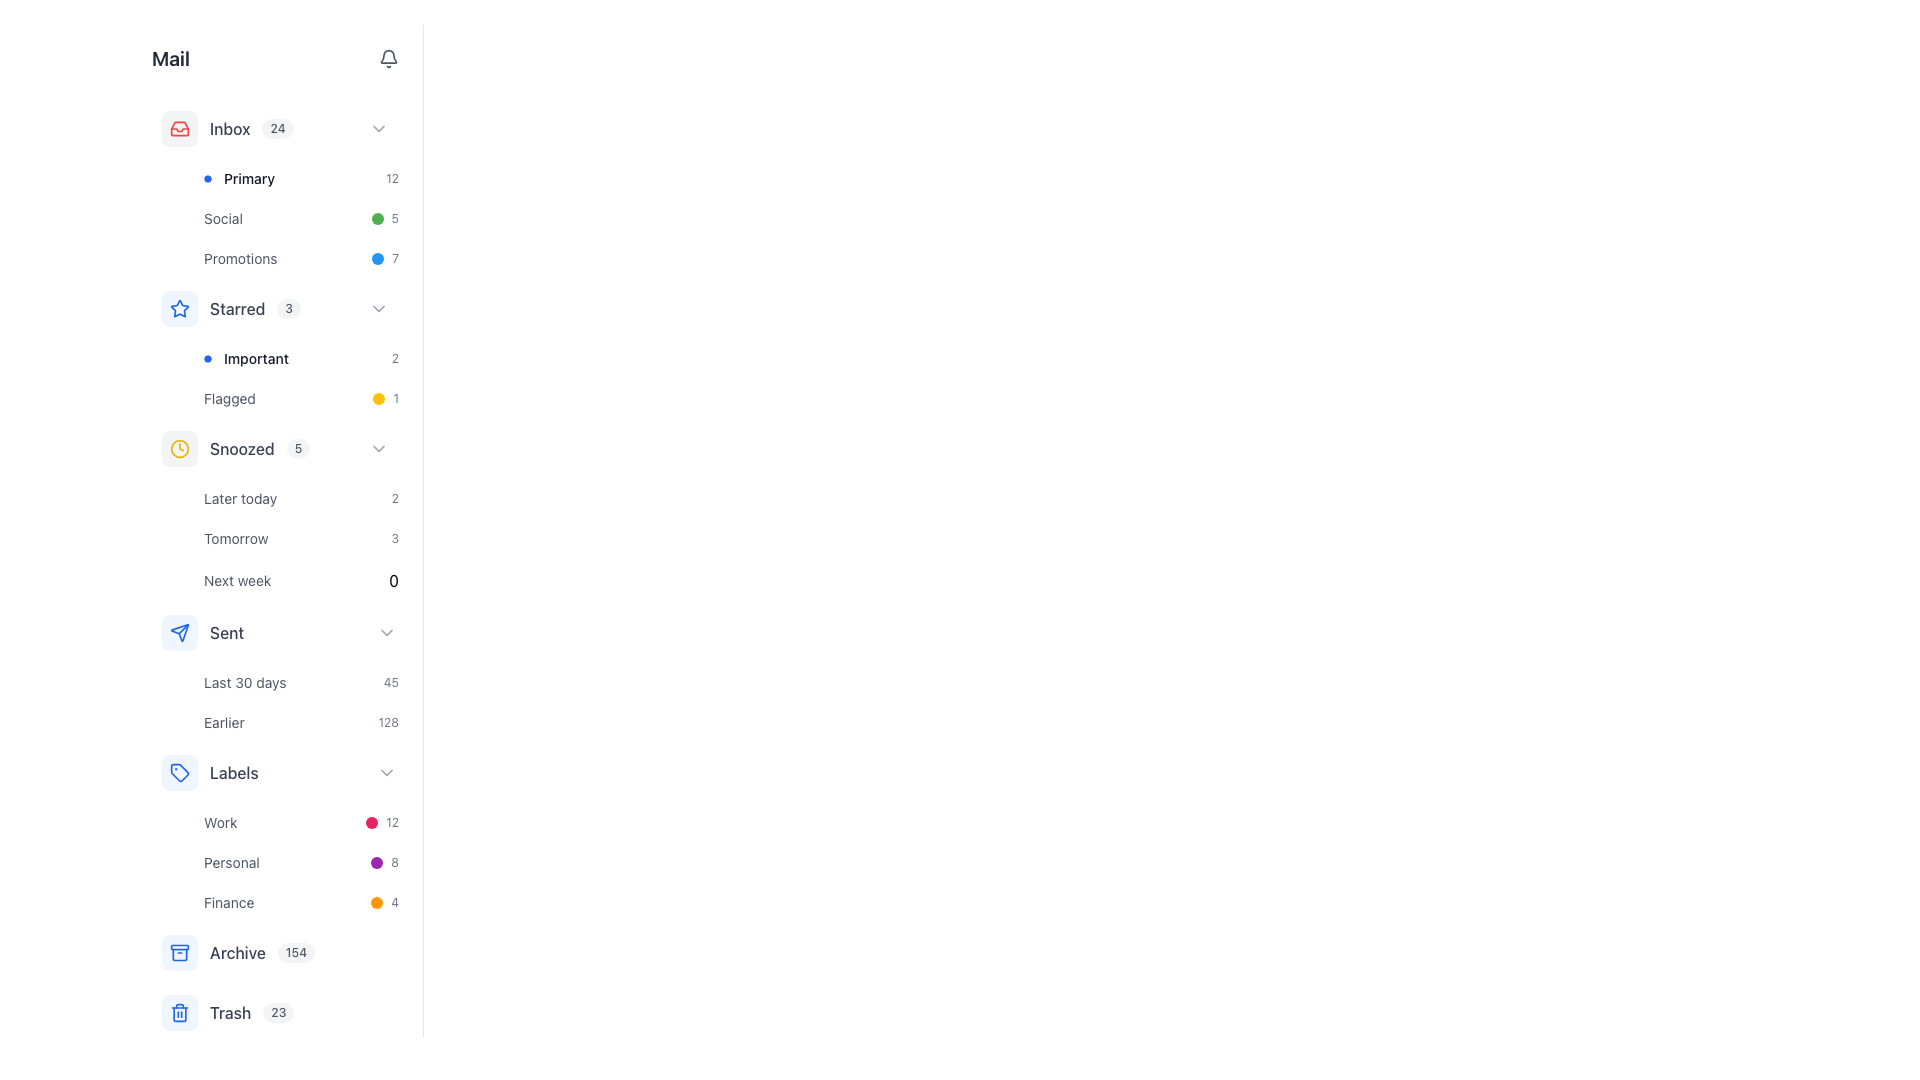  What do you see at coordinates (234, 771) in the screenshot?
I see `the 'Labels' text button located in the navigation list, which is below the 'Sent' option and above the 'Archive' option, styled with a dark gray font and accompanied by a blue tag icon` at bounding box center [234, 771].